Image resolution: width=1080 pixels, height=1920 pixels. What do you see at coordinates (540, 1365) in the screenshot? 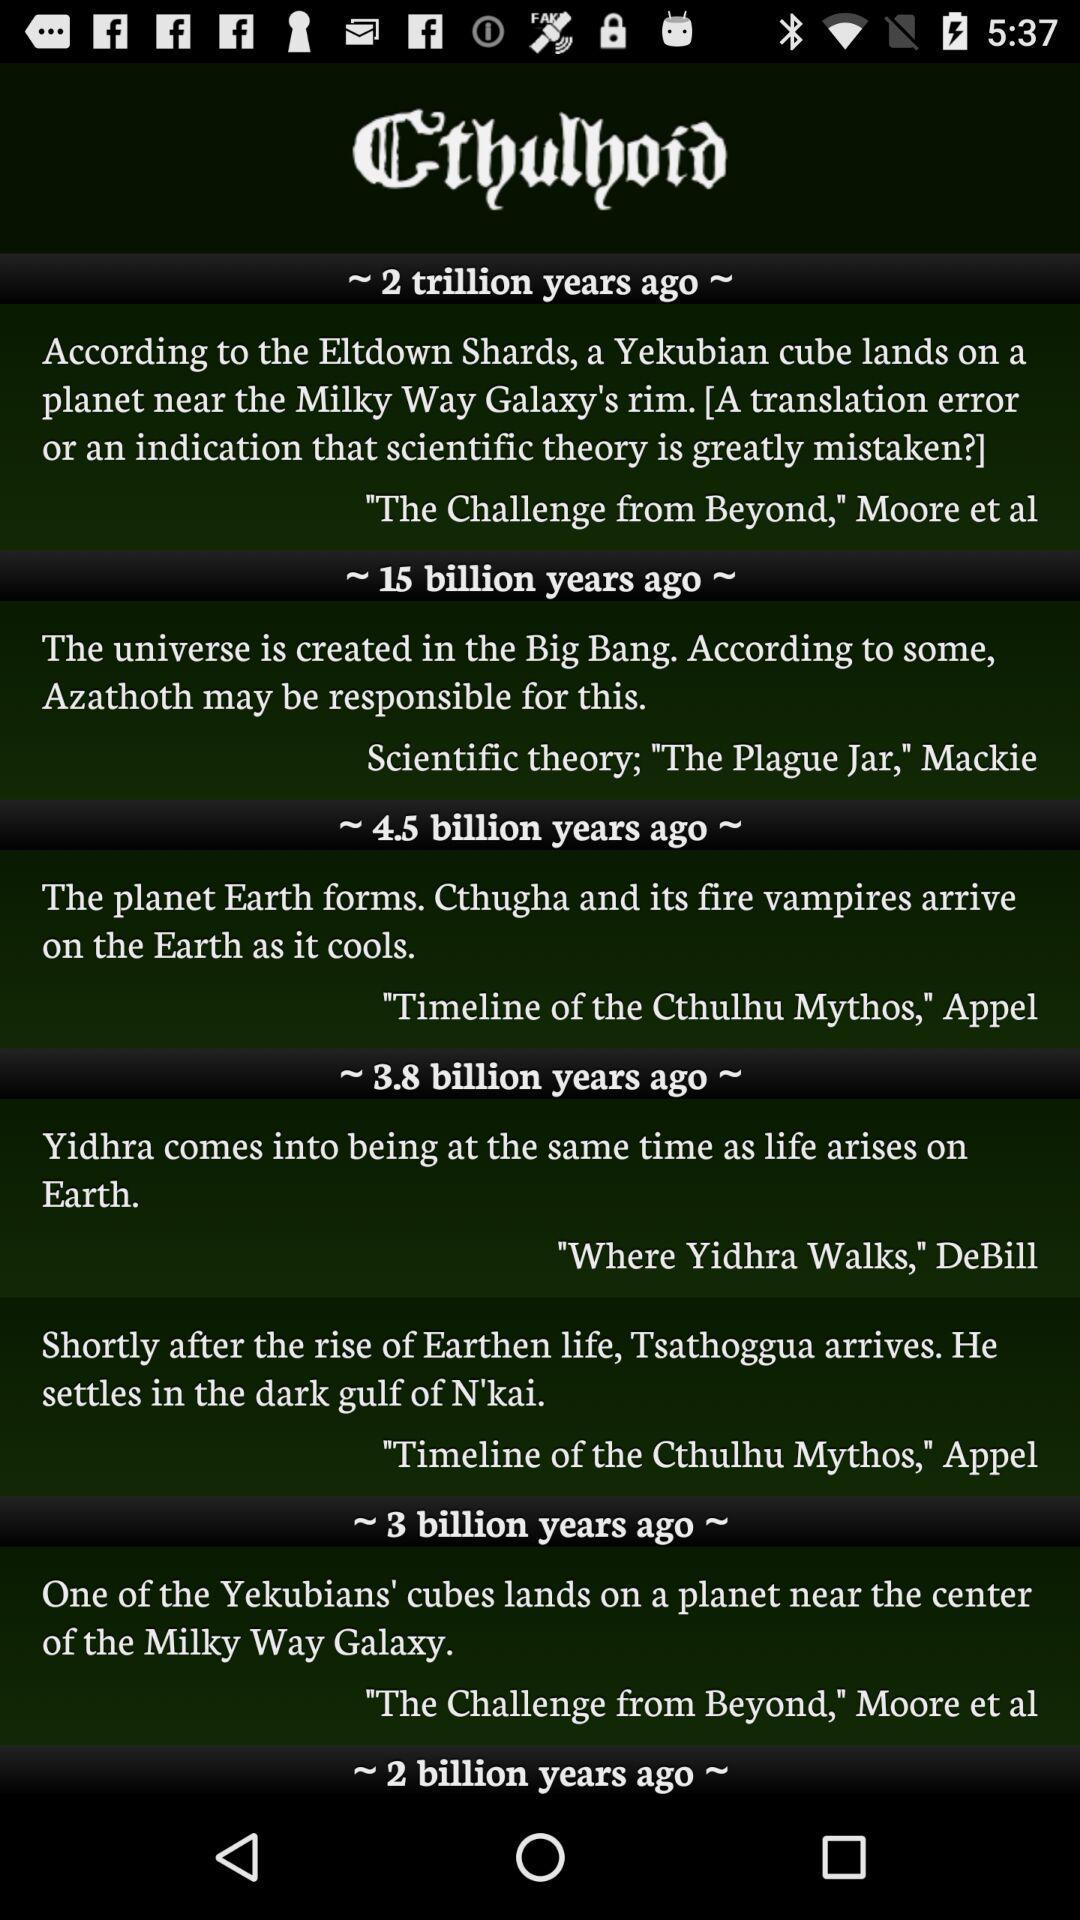
I see `shortly after the icon` at bounding box center [540, 1365].